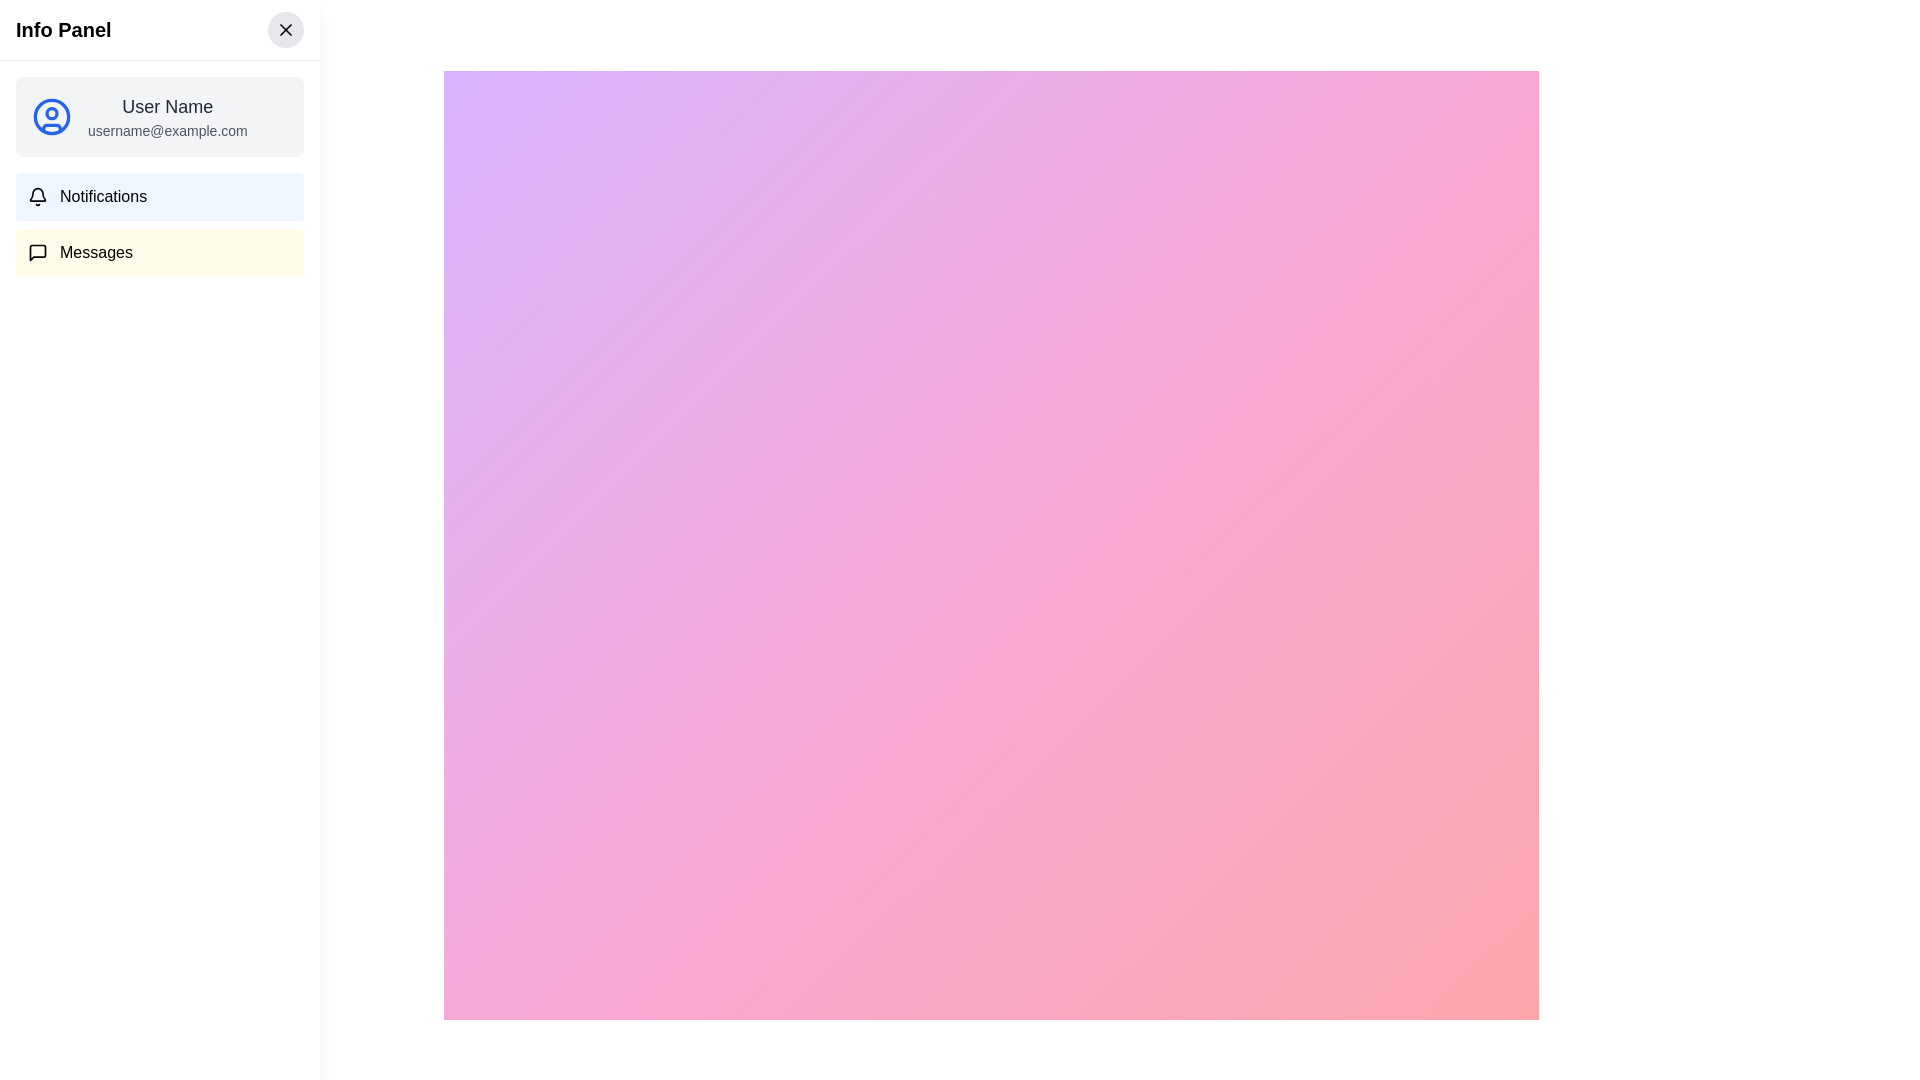  What do you see at coordinates (167, 131) in the screenshot?
I see `the text display showing the email address, which is styled with a smaller gray font and located beneath the user name in the user profile card panel` at bounding box center [167, 131].